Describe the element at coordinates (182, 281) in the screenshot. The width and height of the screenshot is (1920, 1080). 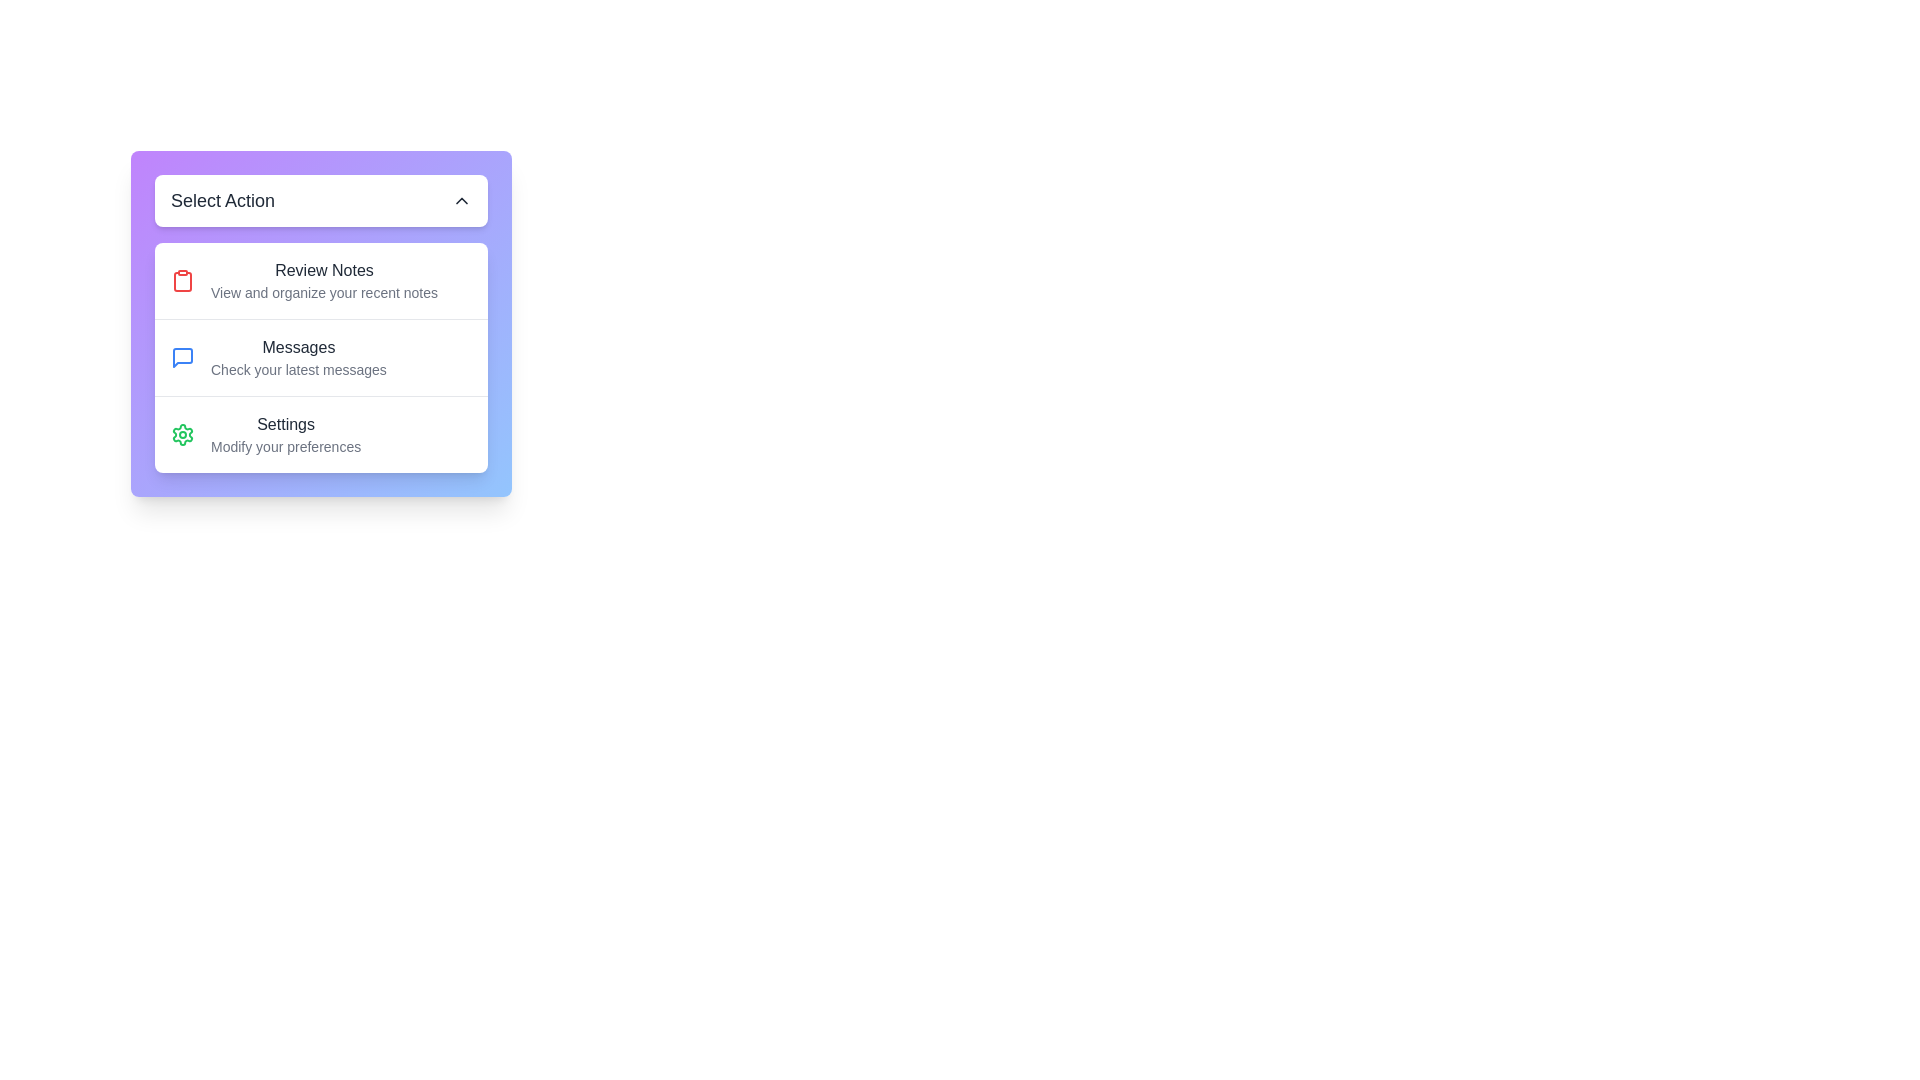
I see `the red and white clipboard icon located to the left of the 'Review Notes' text group` at that location.